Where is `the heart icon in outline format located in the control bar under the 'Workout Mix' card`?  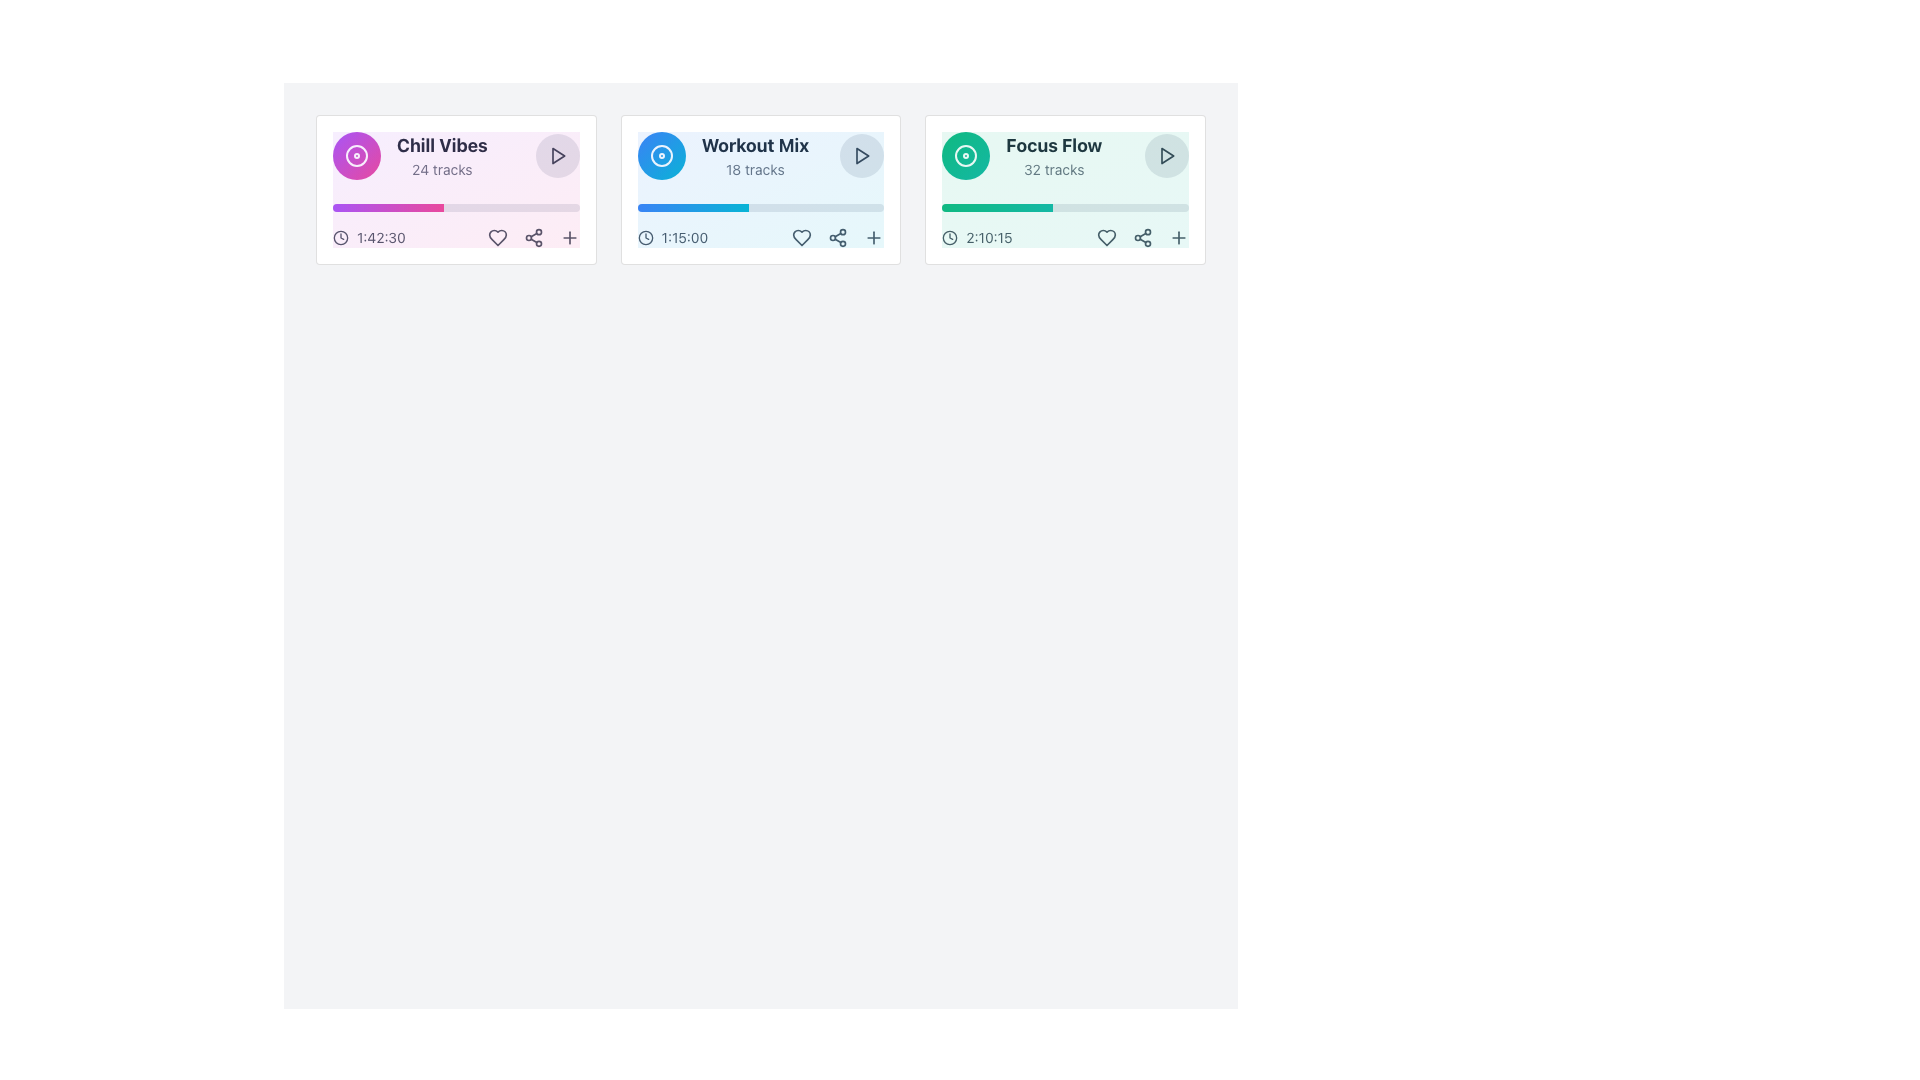 the heart icon in outline format located in the control bar under the 'Workout Mix' card is located at coordinates (802, 237).